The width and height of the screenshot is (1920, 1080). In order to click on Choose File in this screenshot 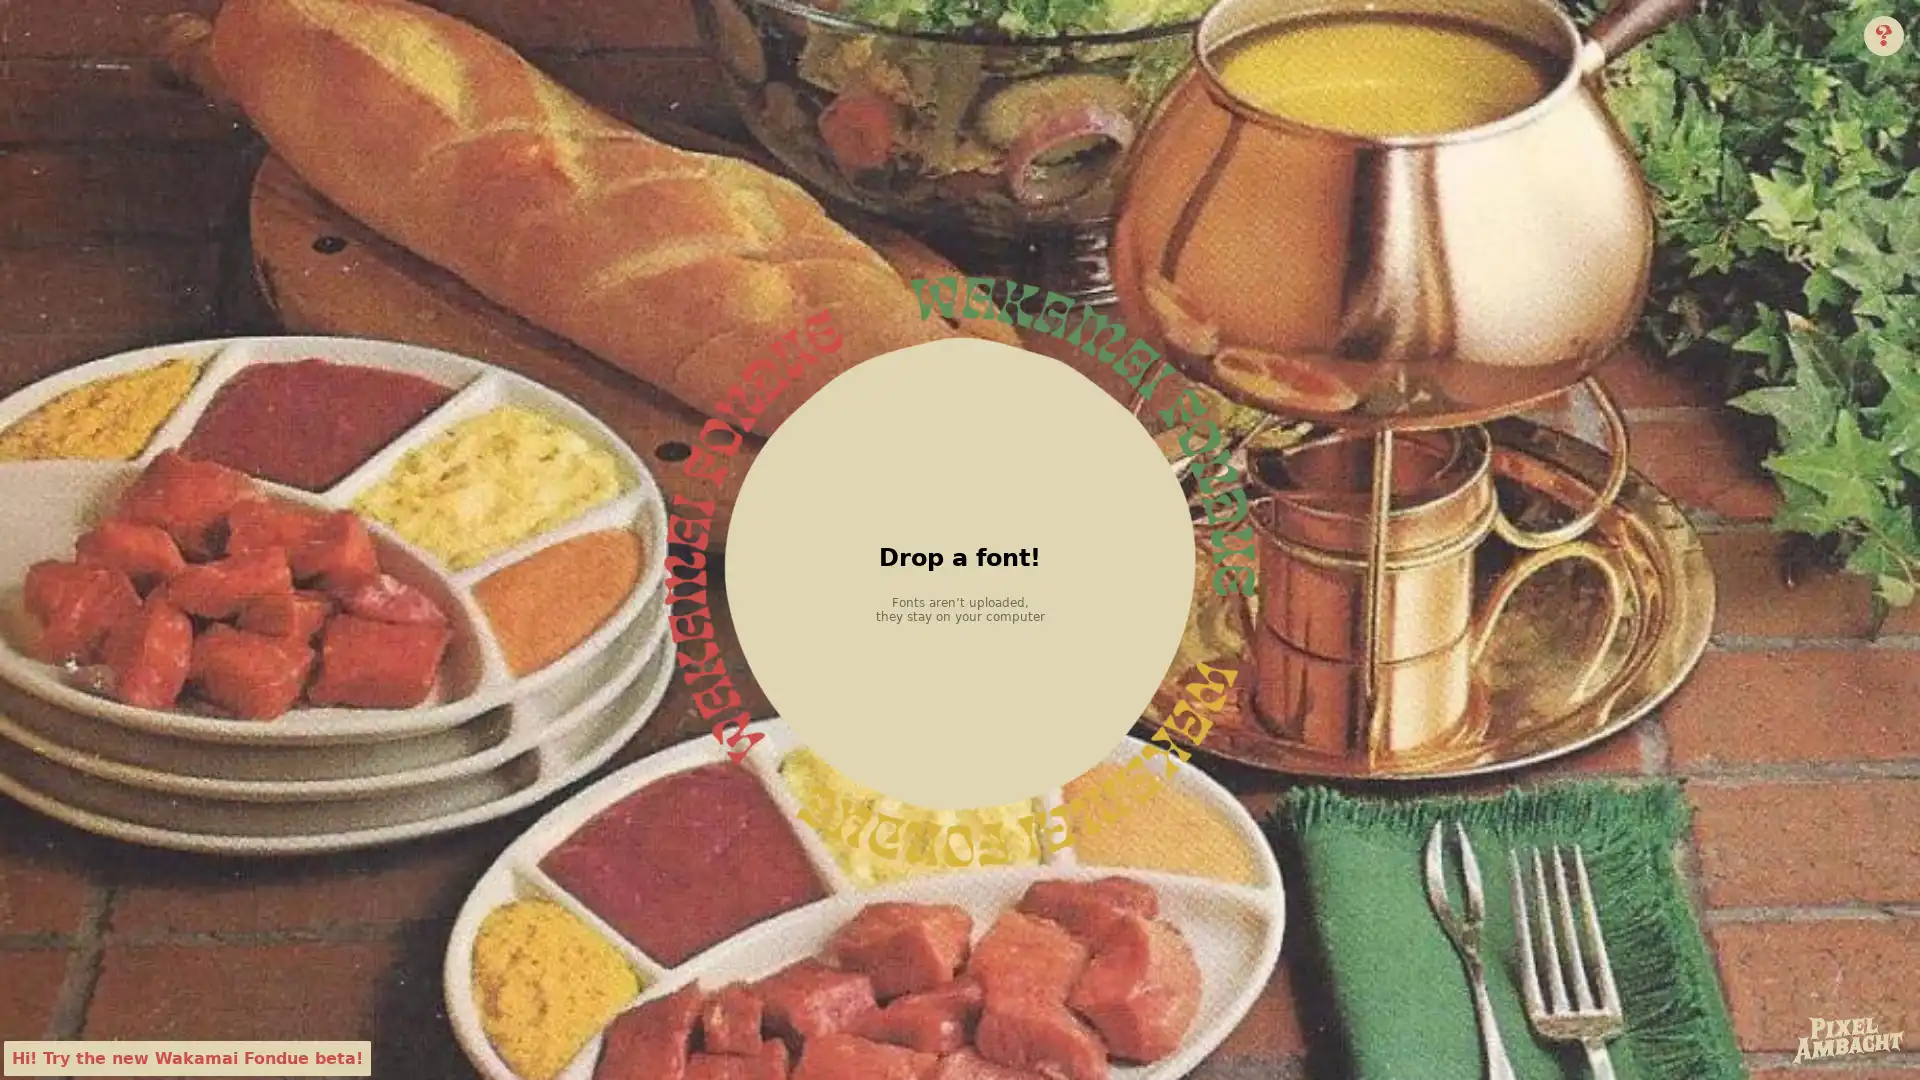, I will do `click(1004, 582)`.